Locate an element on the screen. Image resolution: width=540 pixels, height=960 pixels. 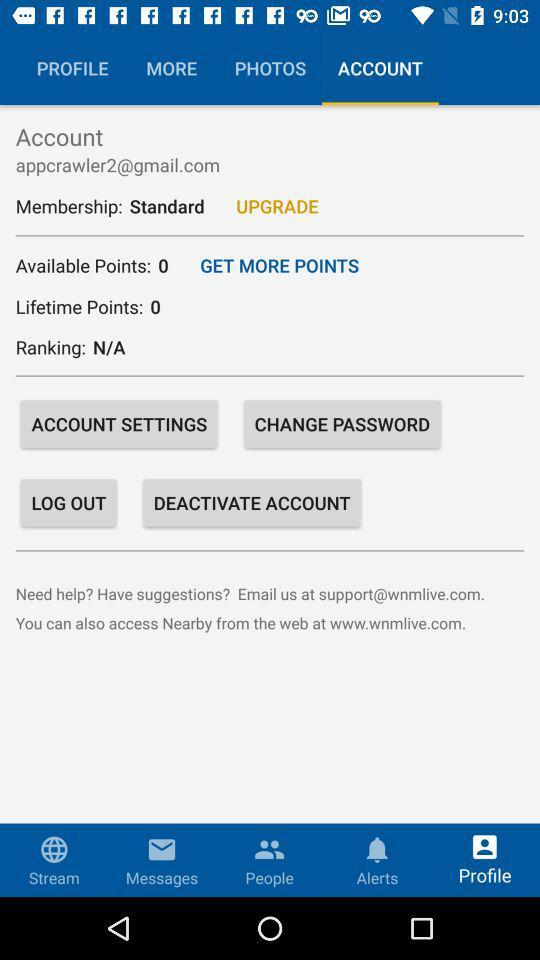
deactivate account is located at coordinates (252, 501).